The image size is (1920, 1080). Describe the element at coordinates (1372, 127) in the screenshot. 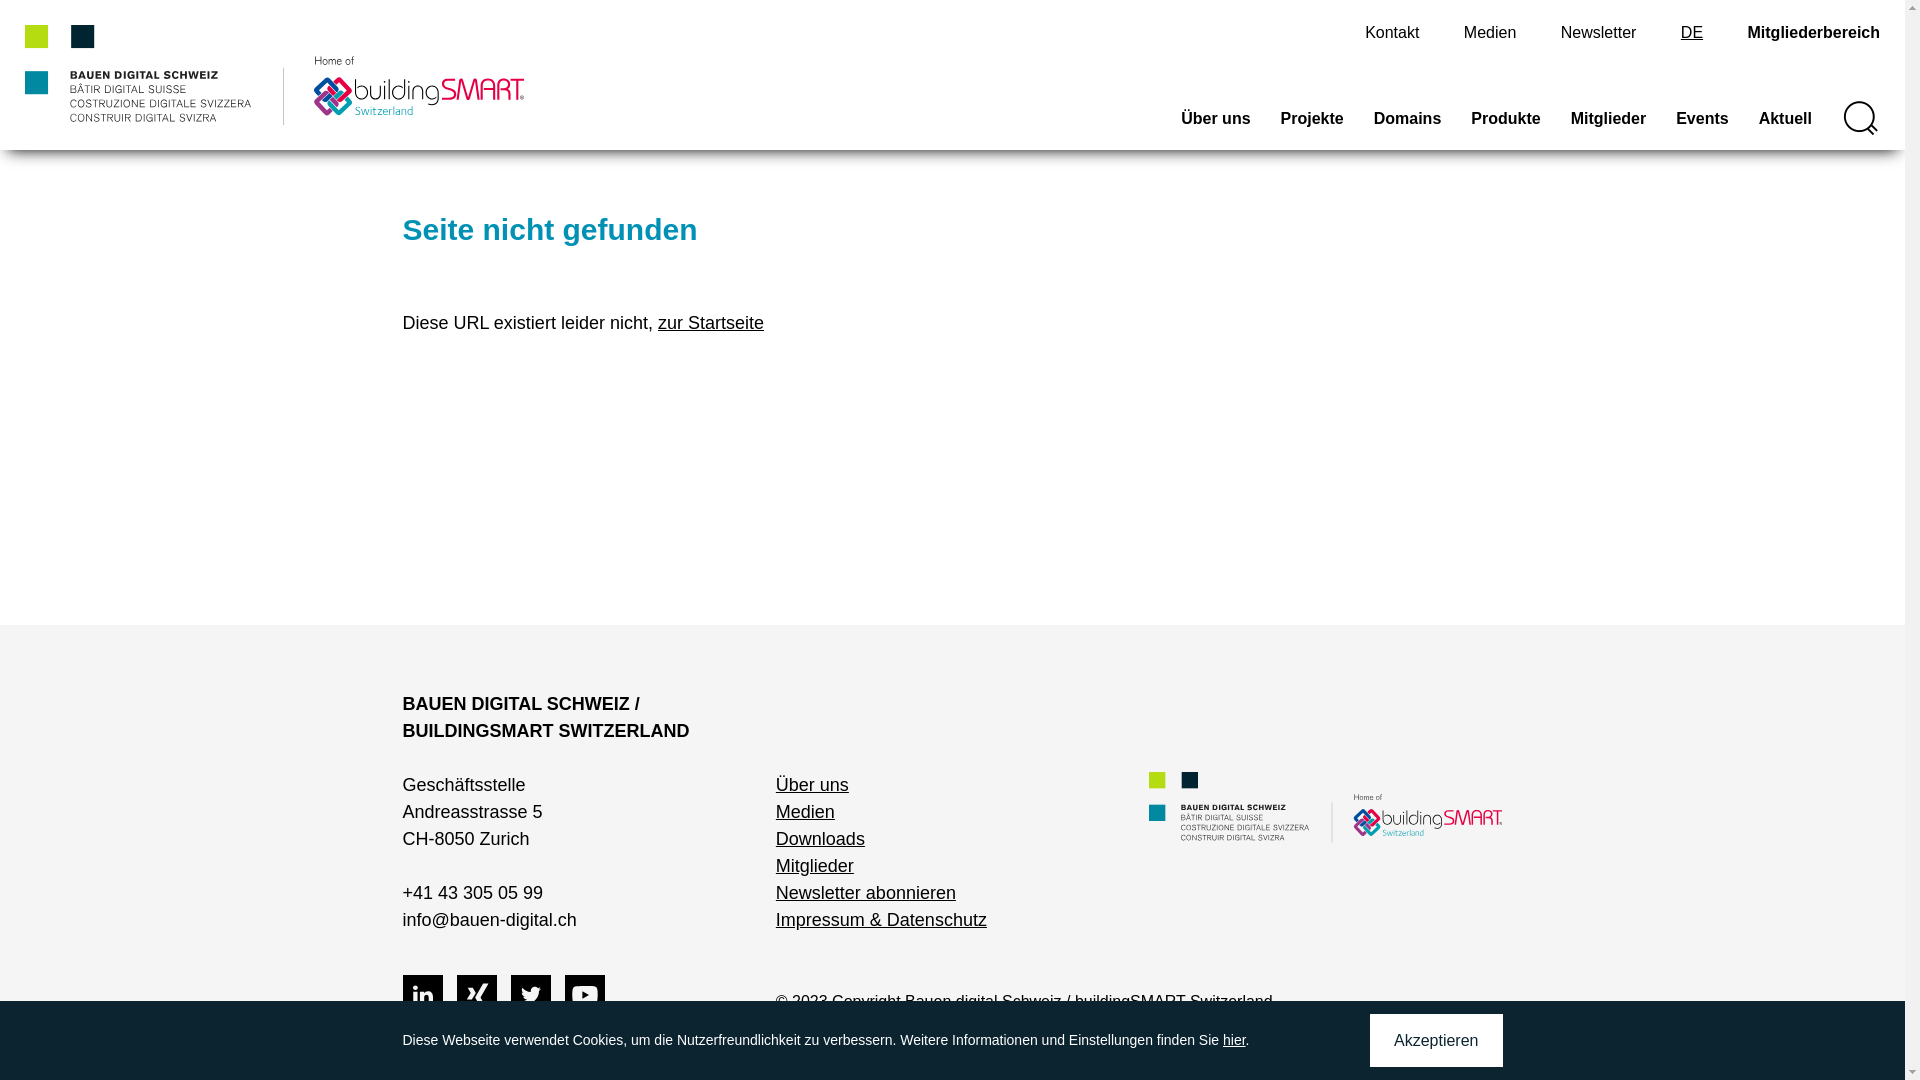

I see `'Domains'` at that location.